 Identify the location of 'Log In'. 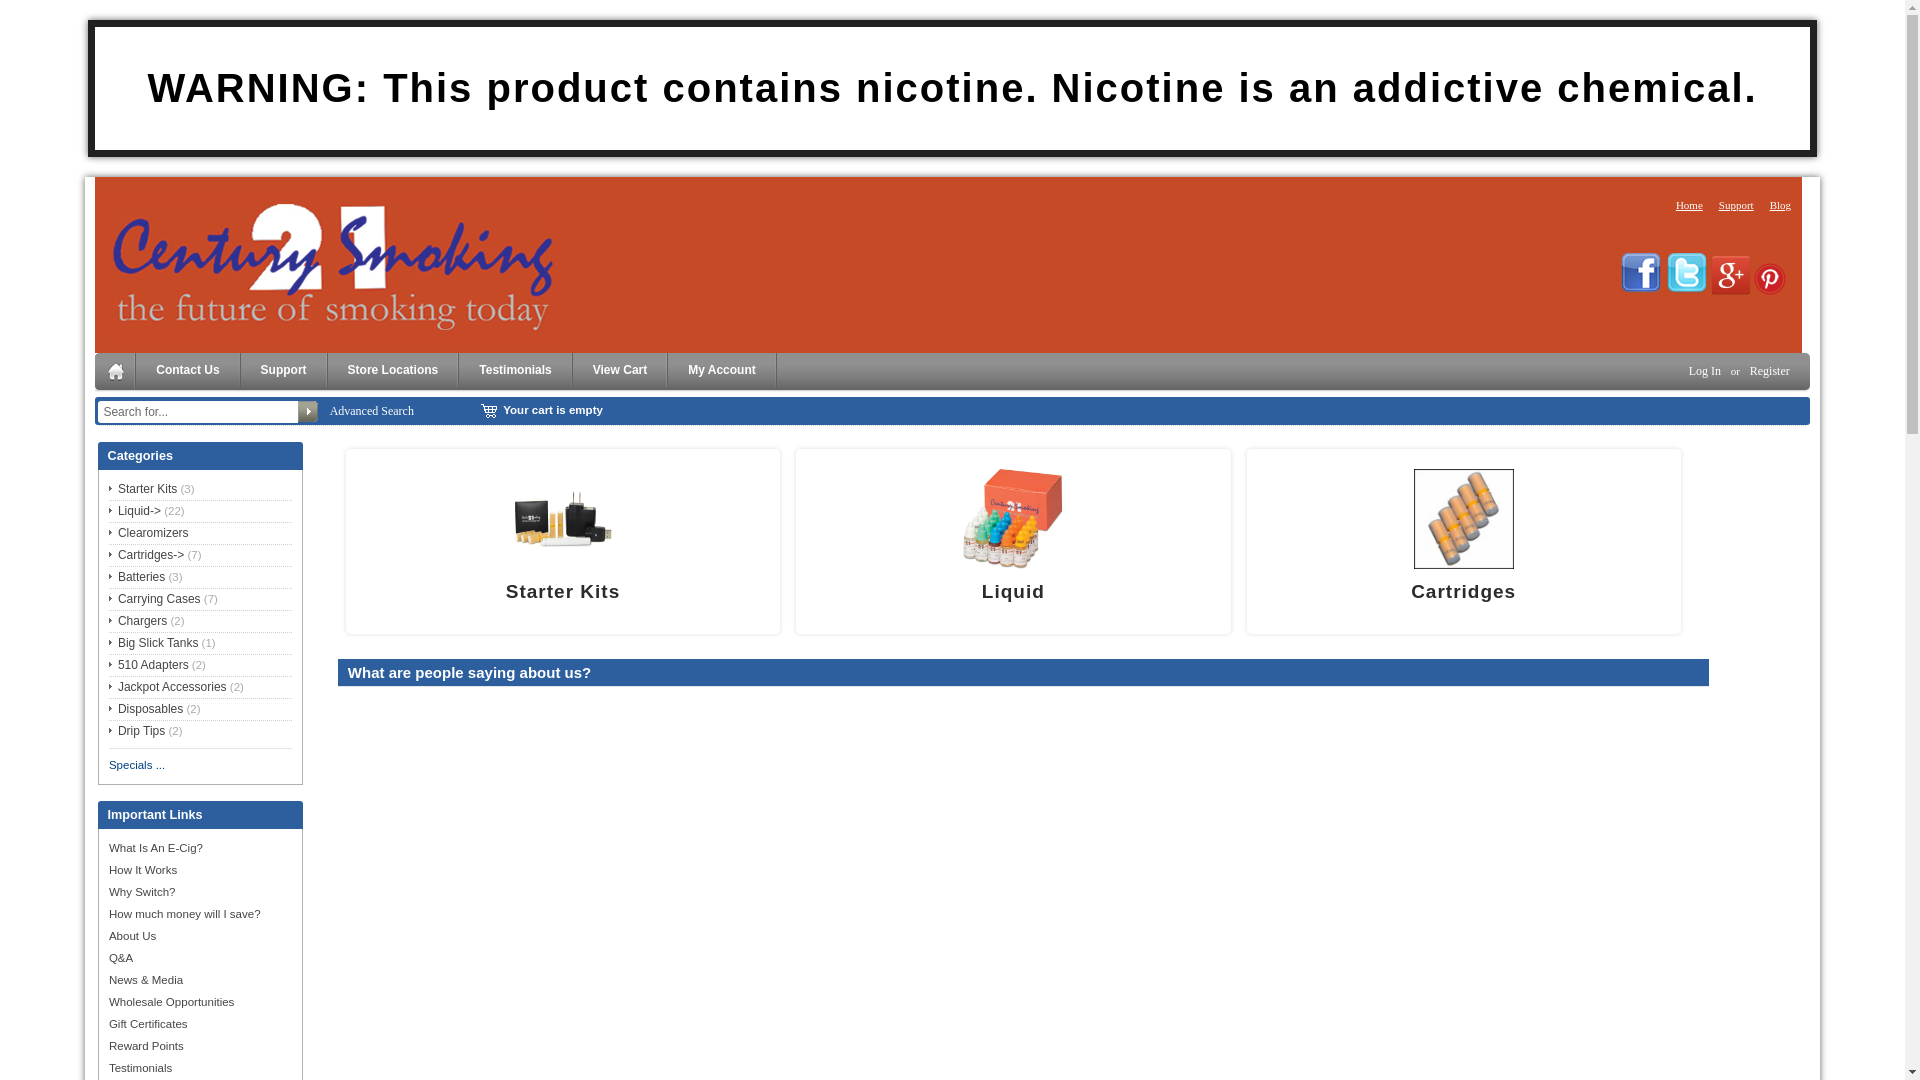
(1680, 370).